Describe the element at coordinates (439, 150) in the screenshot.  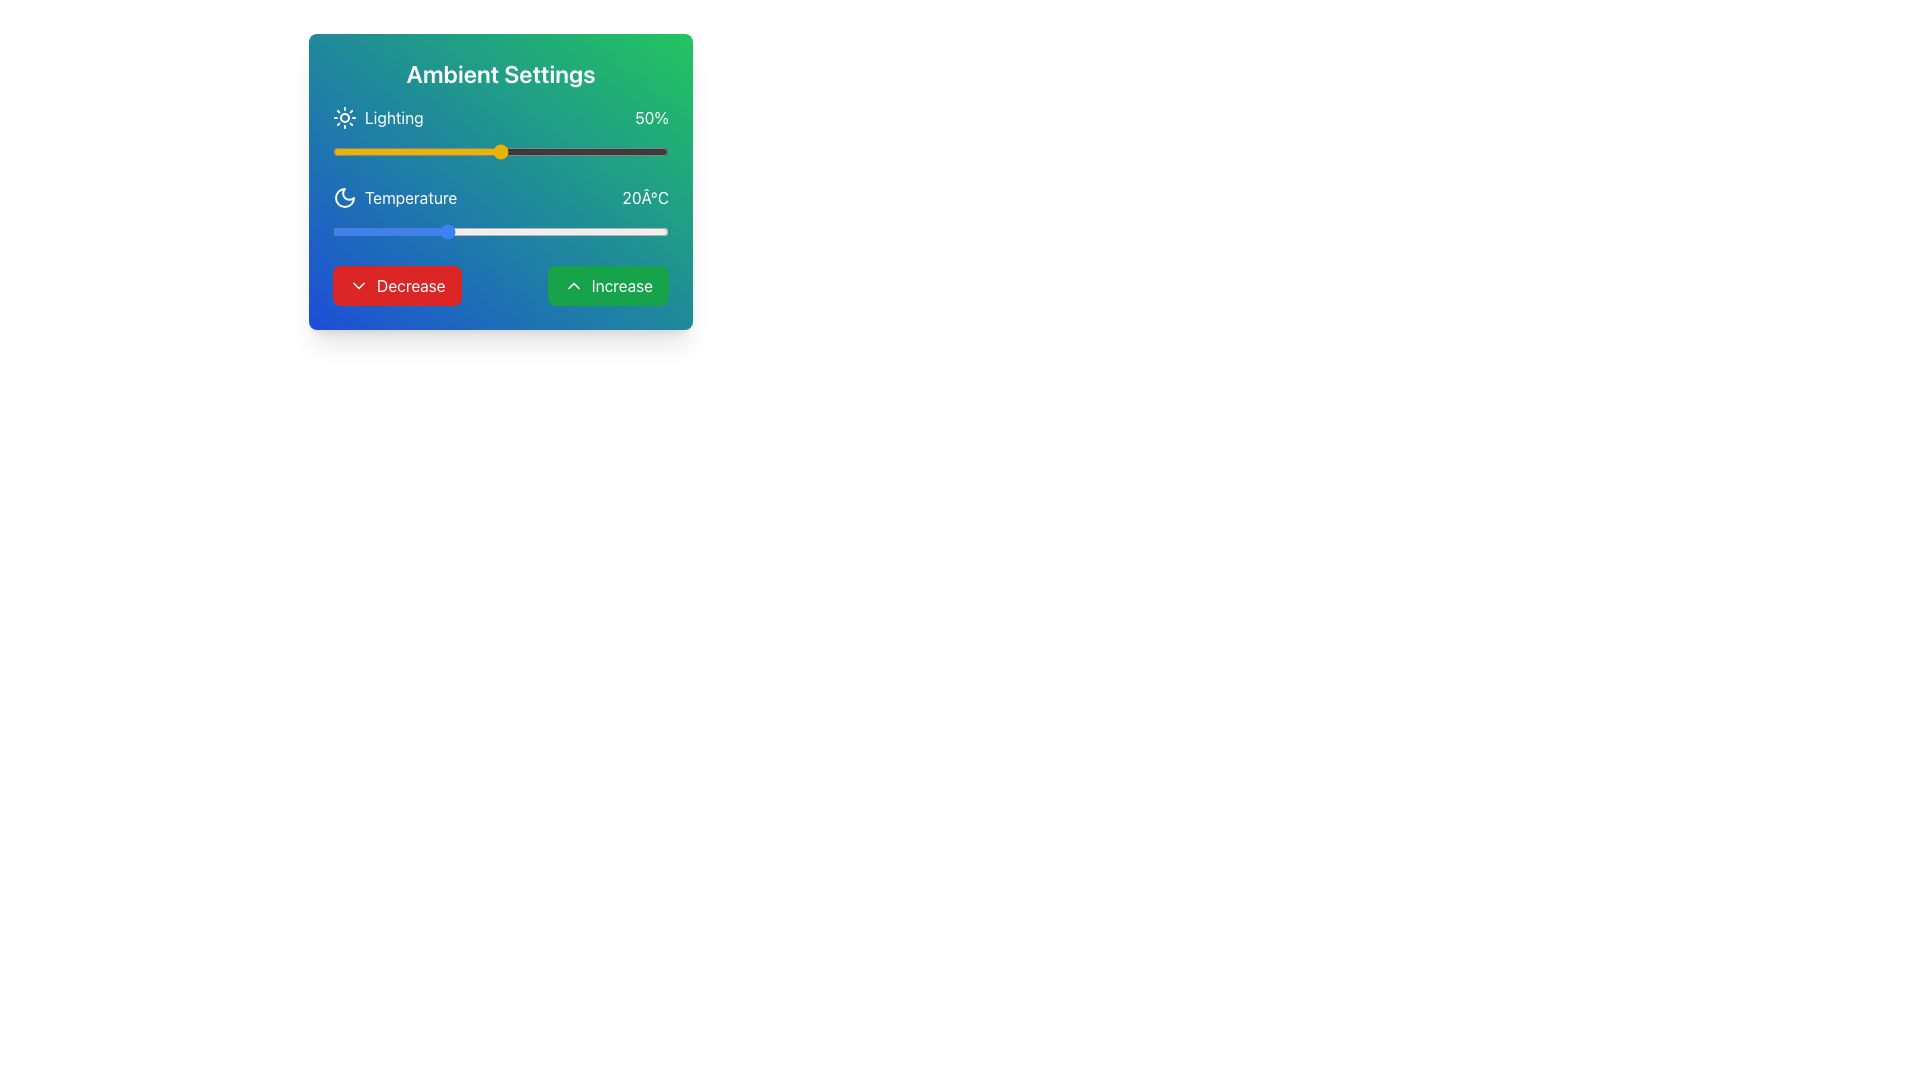
I see `brightness level` at that location.